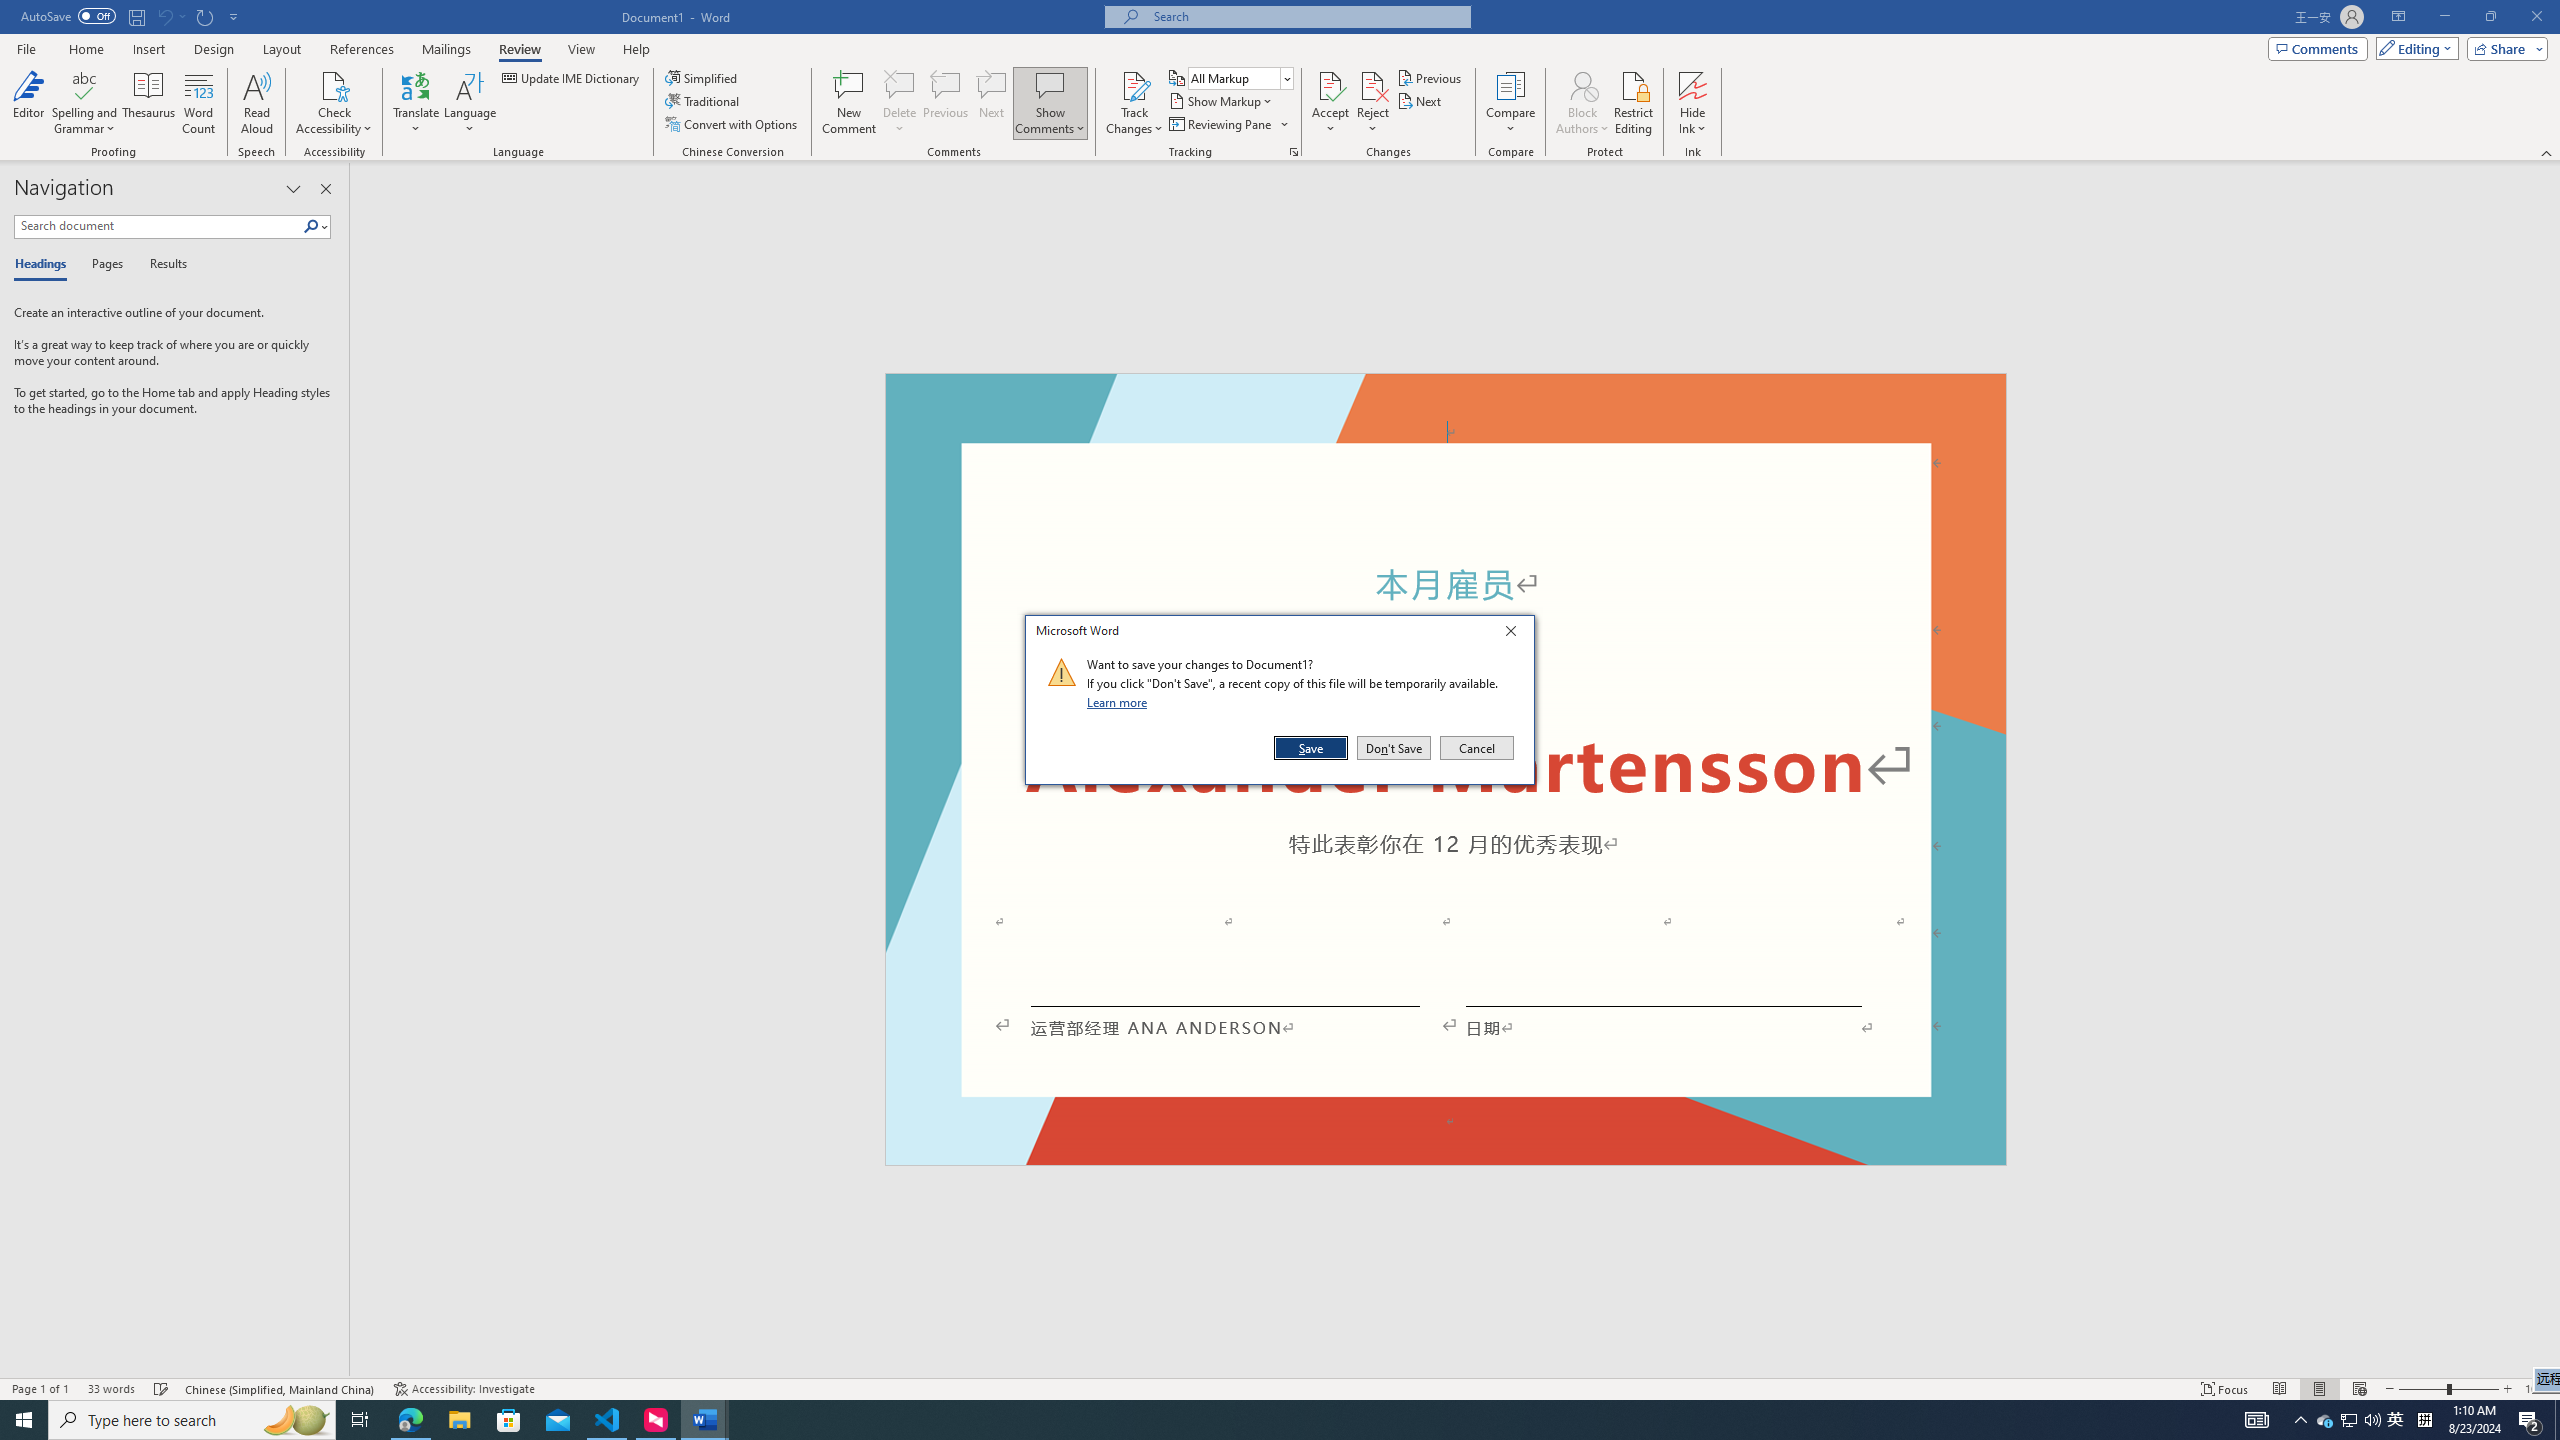 This screenshot has height=1440, width=2560. I want to click on 'Simplified', so click(704, 77).